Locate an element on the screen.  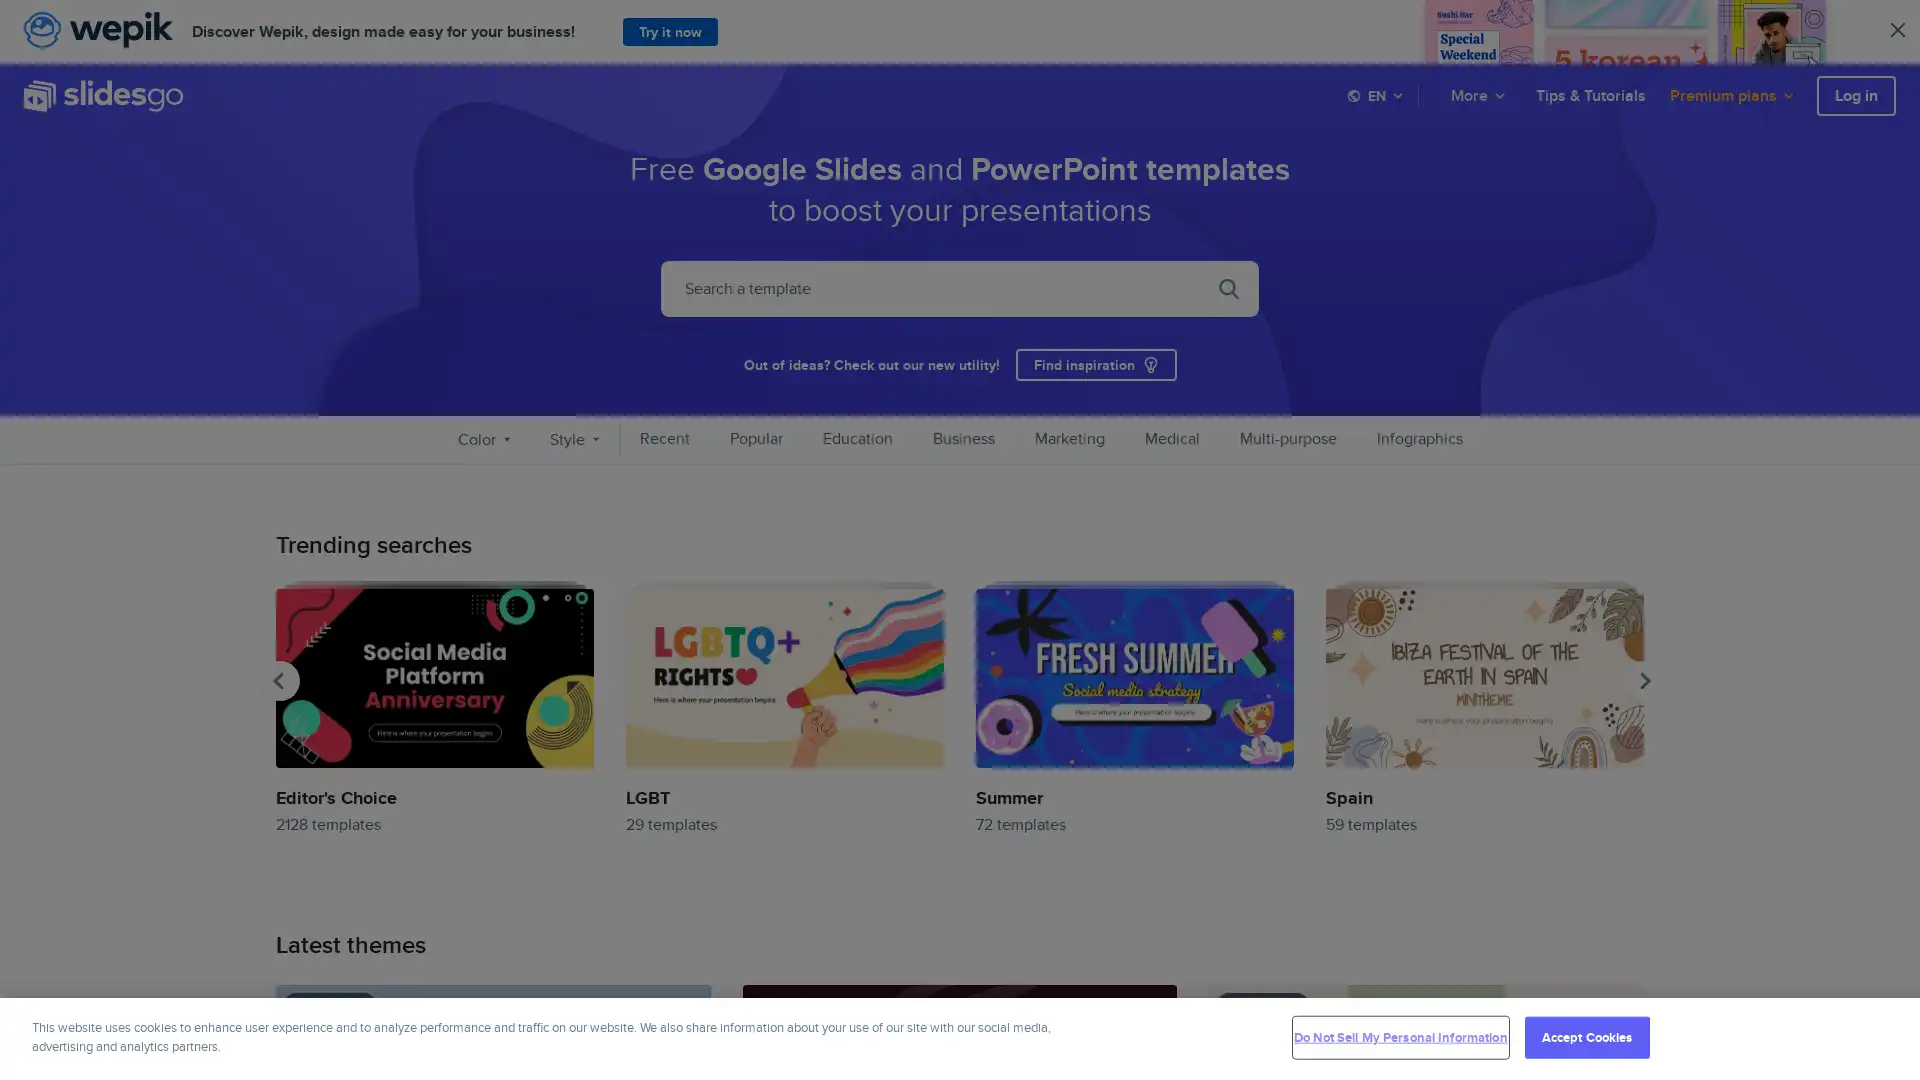
Open language picker is located at coordinates (1376, 95).